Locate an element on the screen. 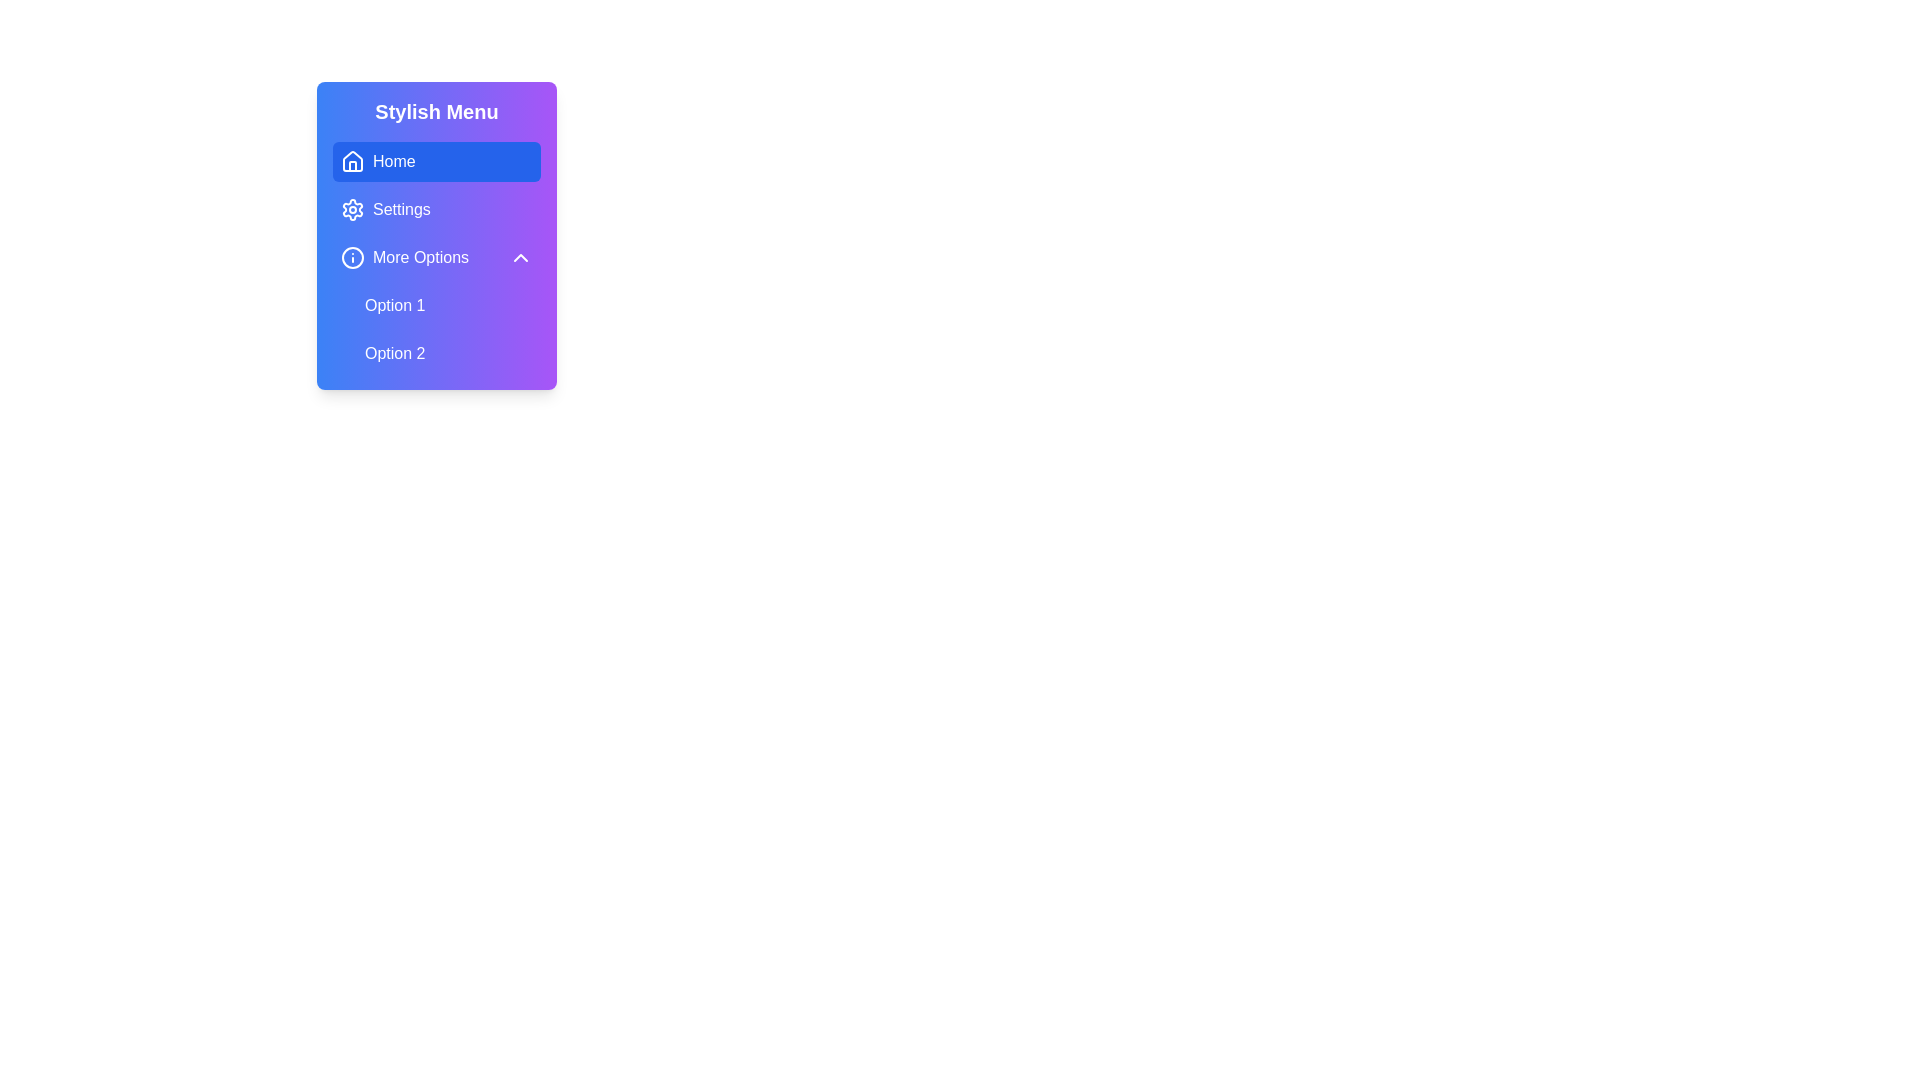  the 'More Options' label with an information icon is located at coordinates (403, 257).